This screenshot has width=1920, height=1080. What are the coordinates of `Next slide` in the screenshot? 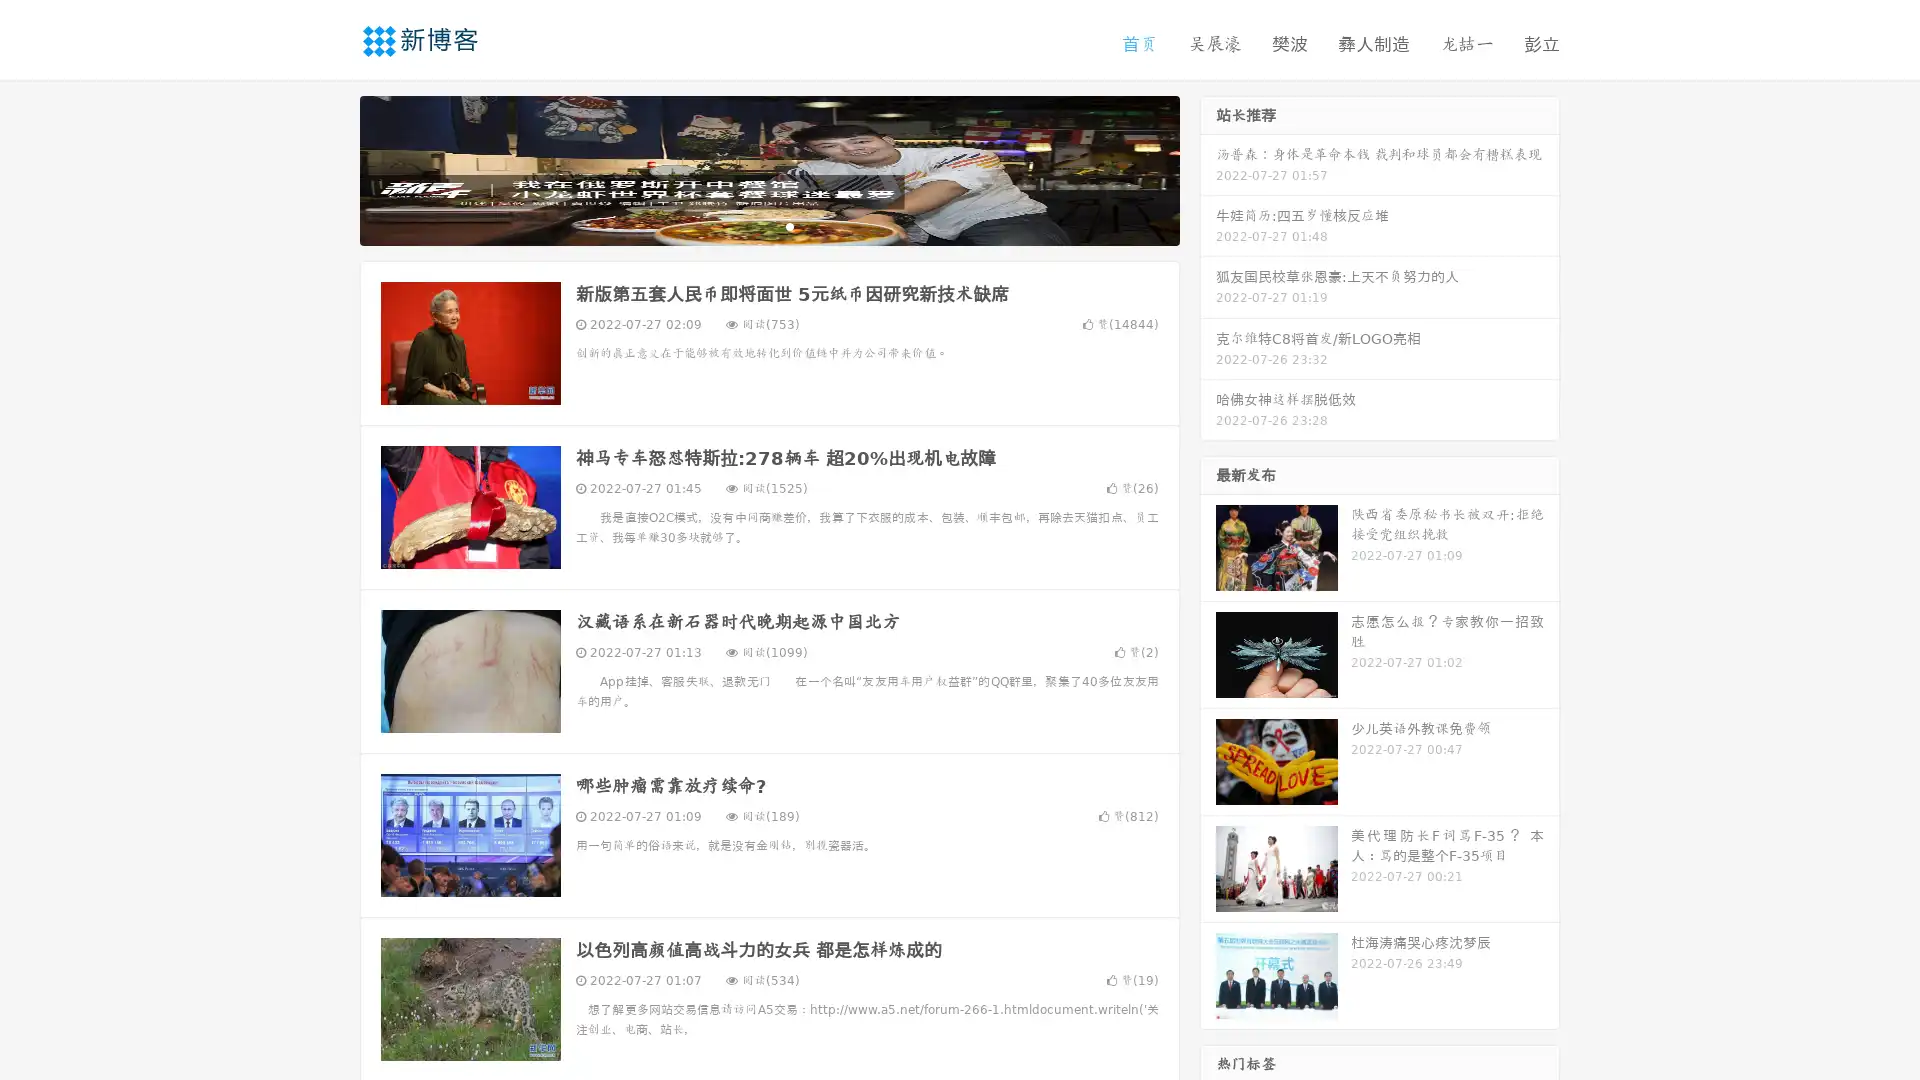 It's located at (1208, 168).